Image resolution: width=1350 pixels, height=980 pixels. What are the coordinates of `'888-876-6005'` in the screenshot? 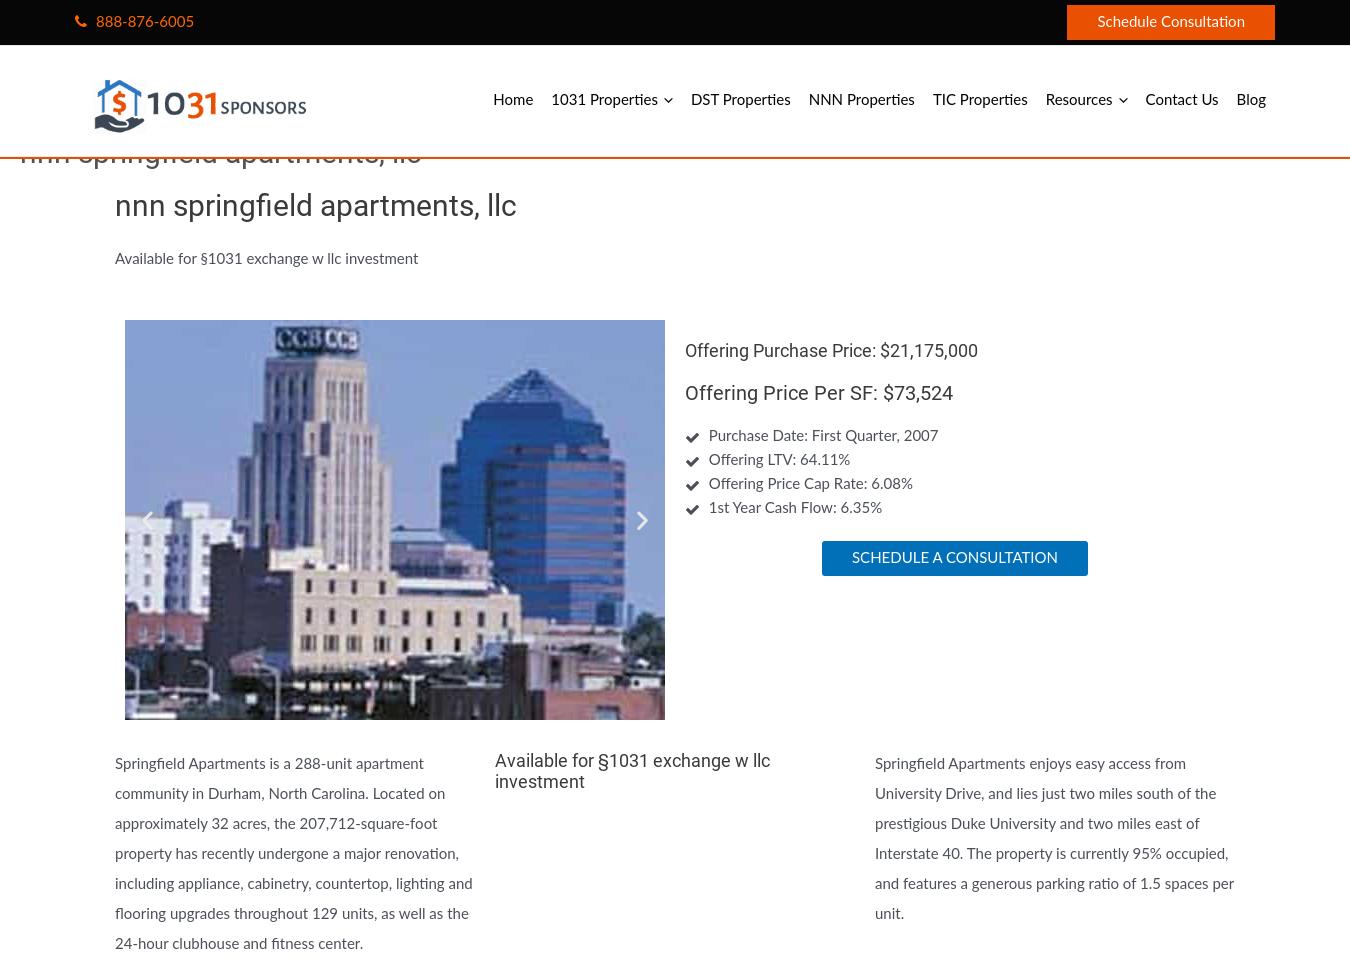 It's located at (94, 21).